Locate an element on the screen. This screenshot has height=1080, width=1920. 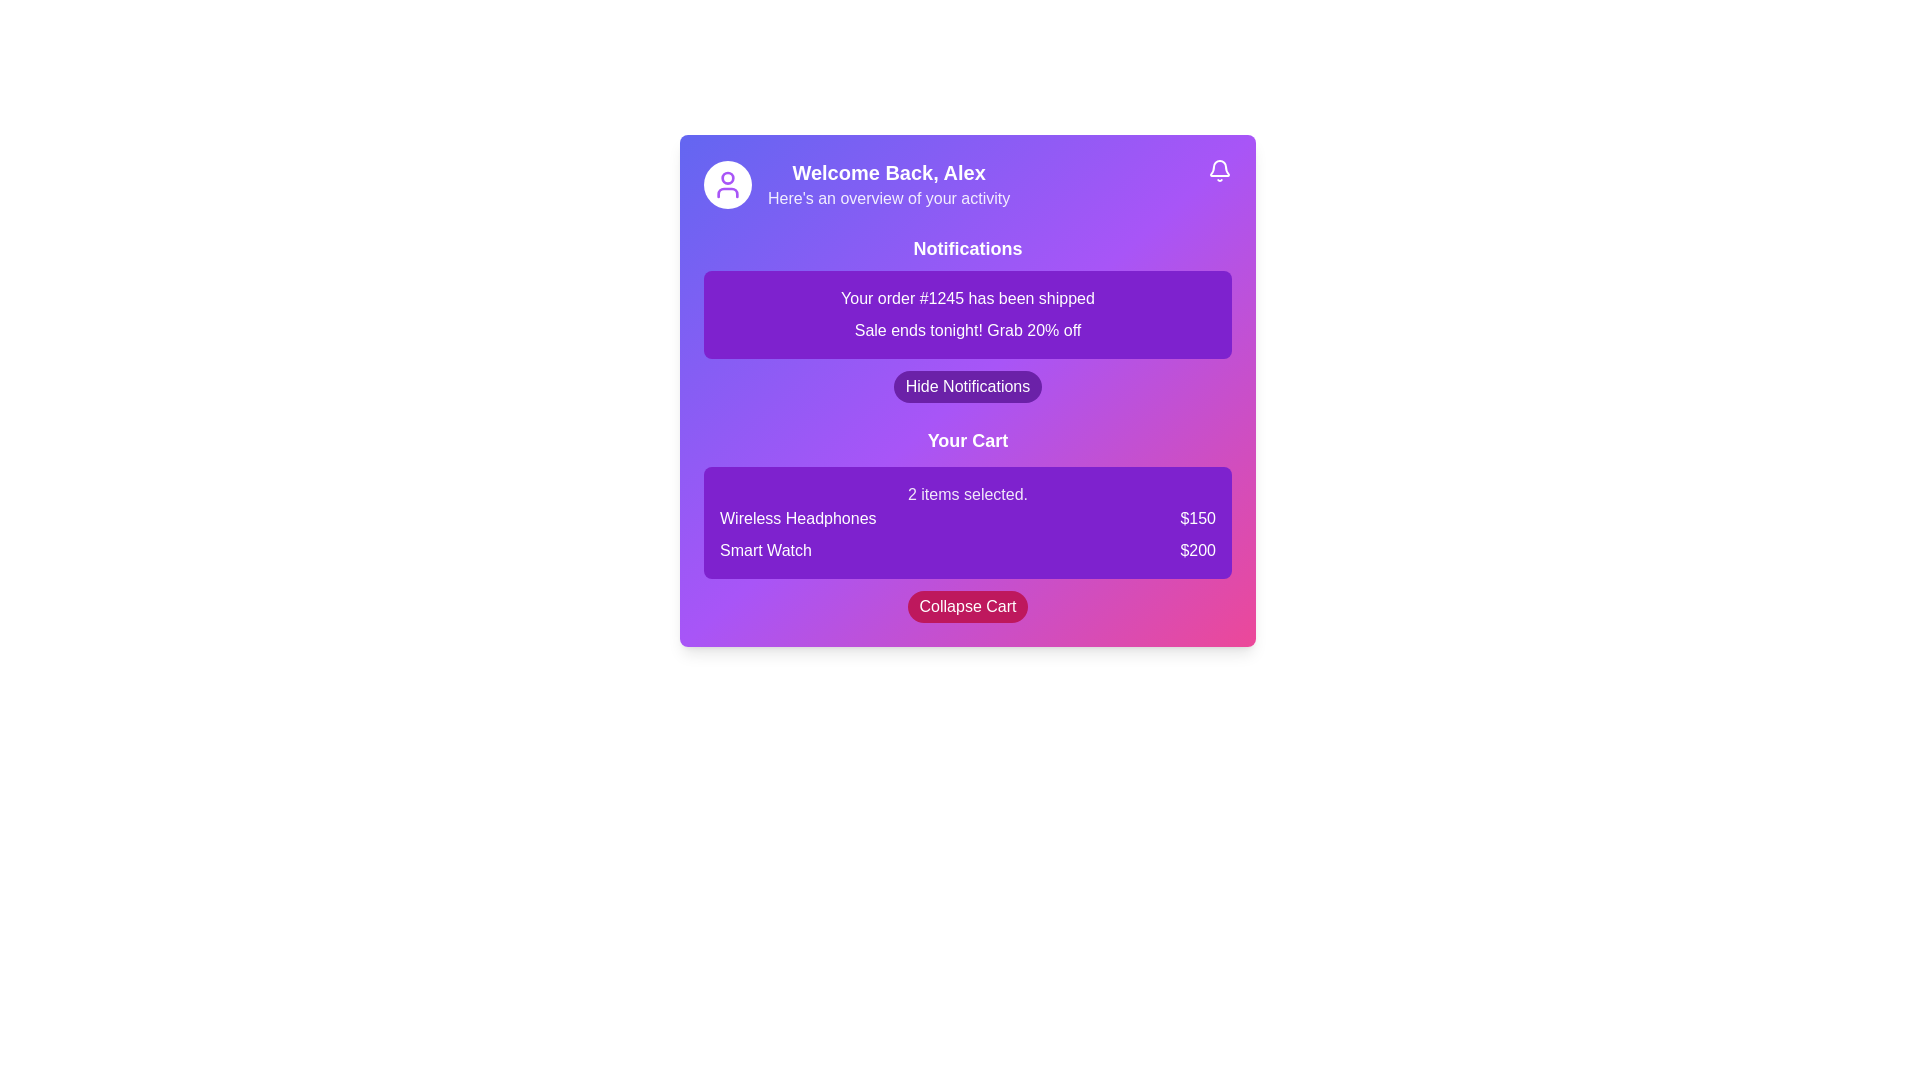
the heading indicating the shopping cart details, positioned below the 'Hide Notifications' button and above the items list is located at coordinates (968, 439).